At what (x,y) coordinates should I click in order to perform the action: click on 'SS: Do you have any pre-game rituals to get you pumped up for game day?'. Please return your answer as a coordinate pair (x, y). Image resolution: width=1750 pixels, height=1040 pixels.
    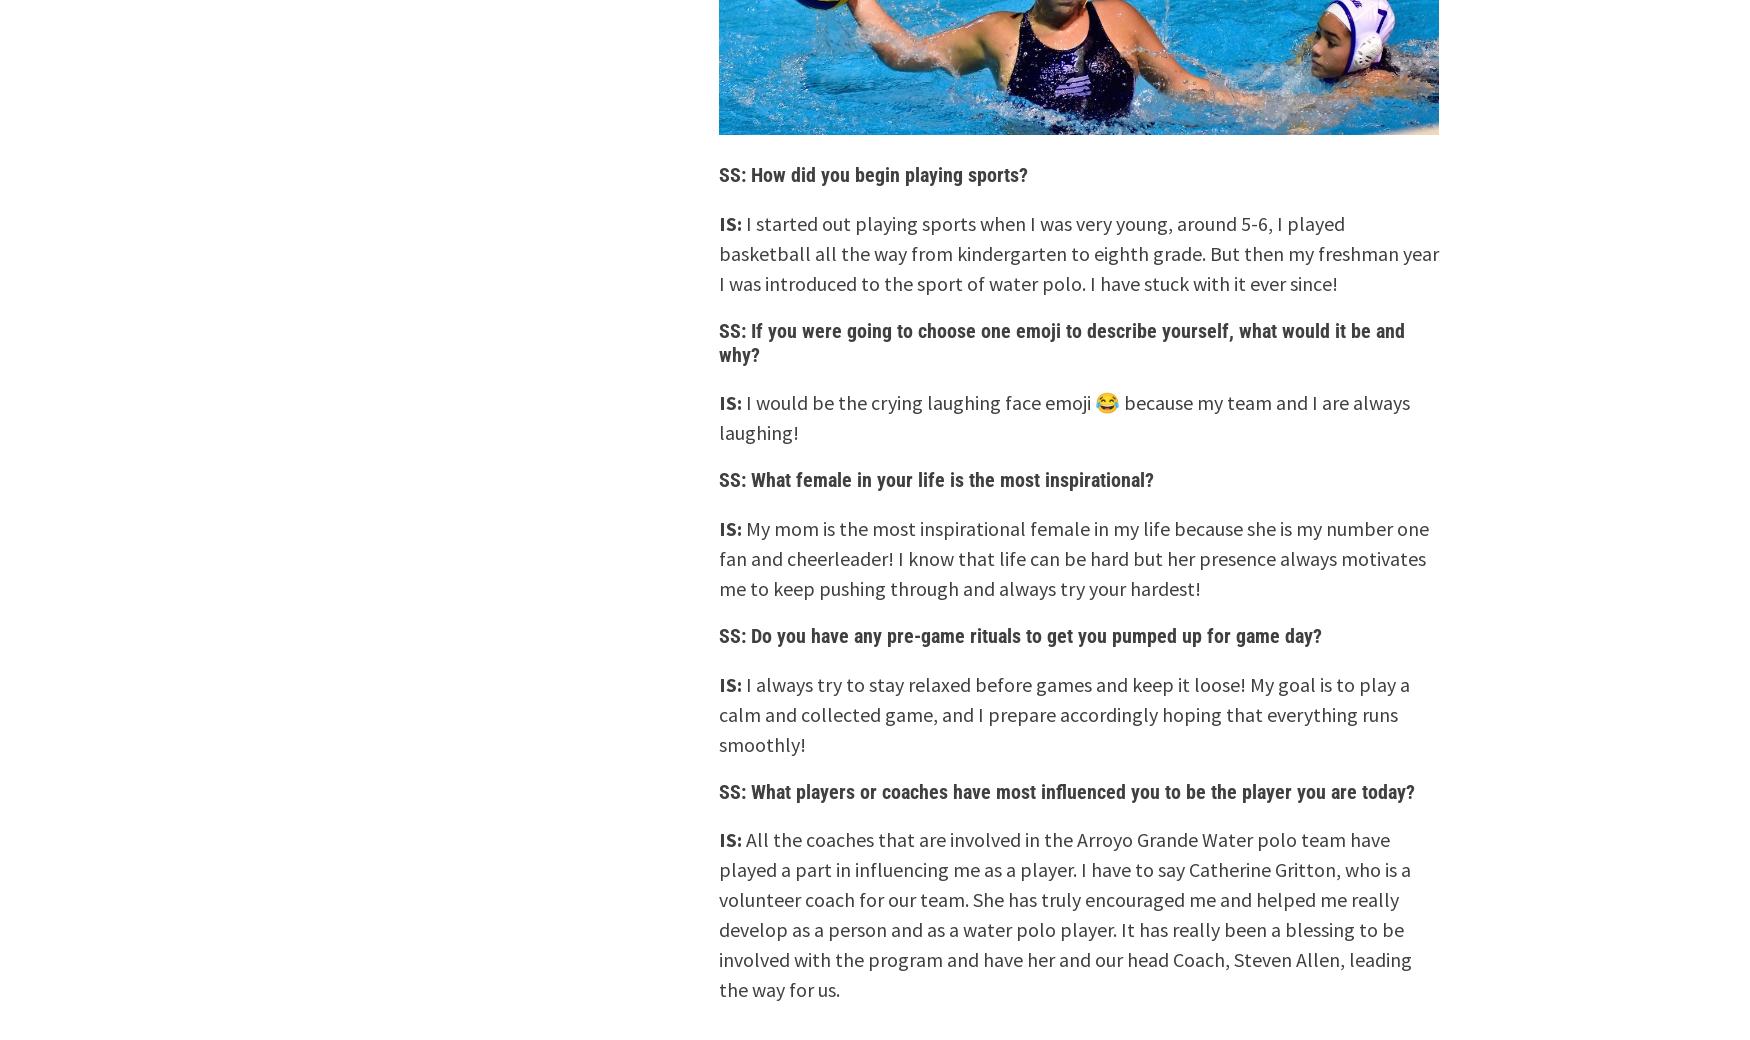
    Looking at the image, I should click on (1019, 634).